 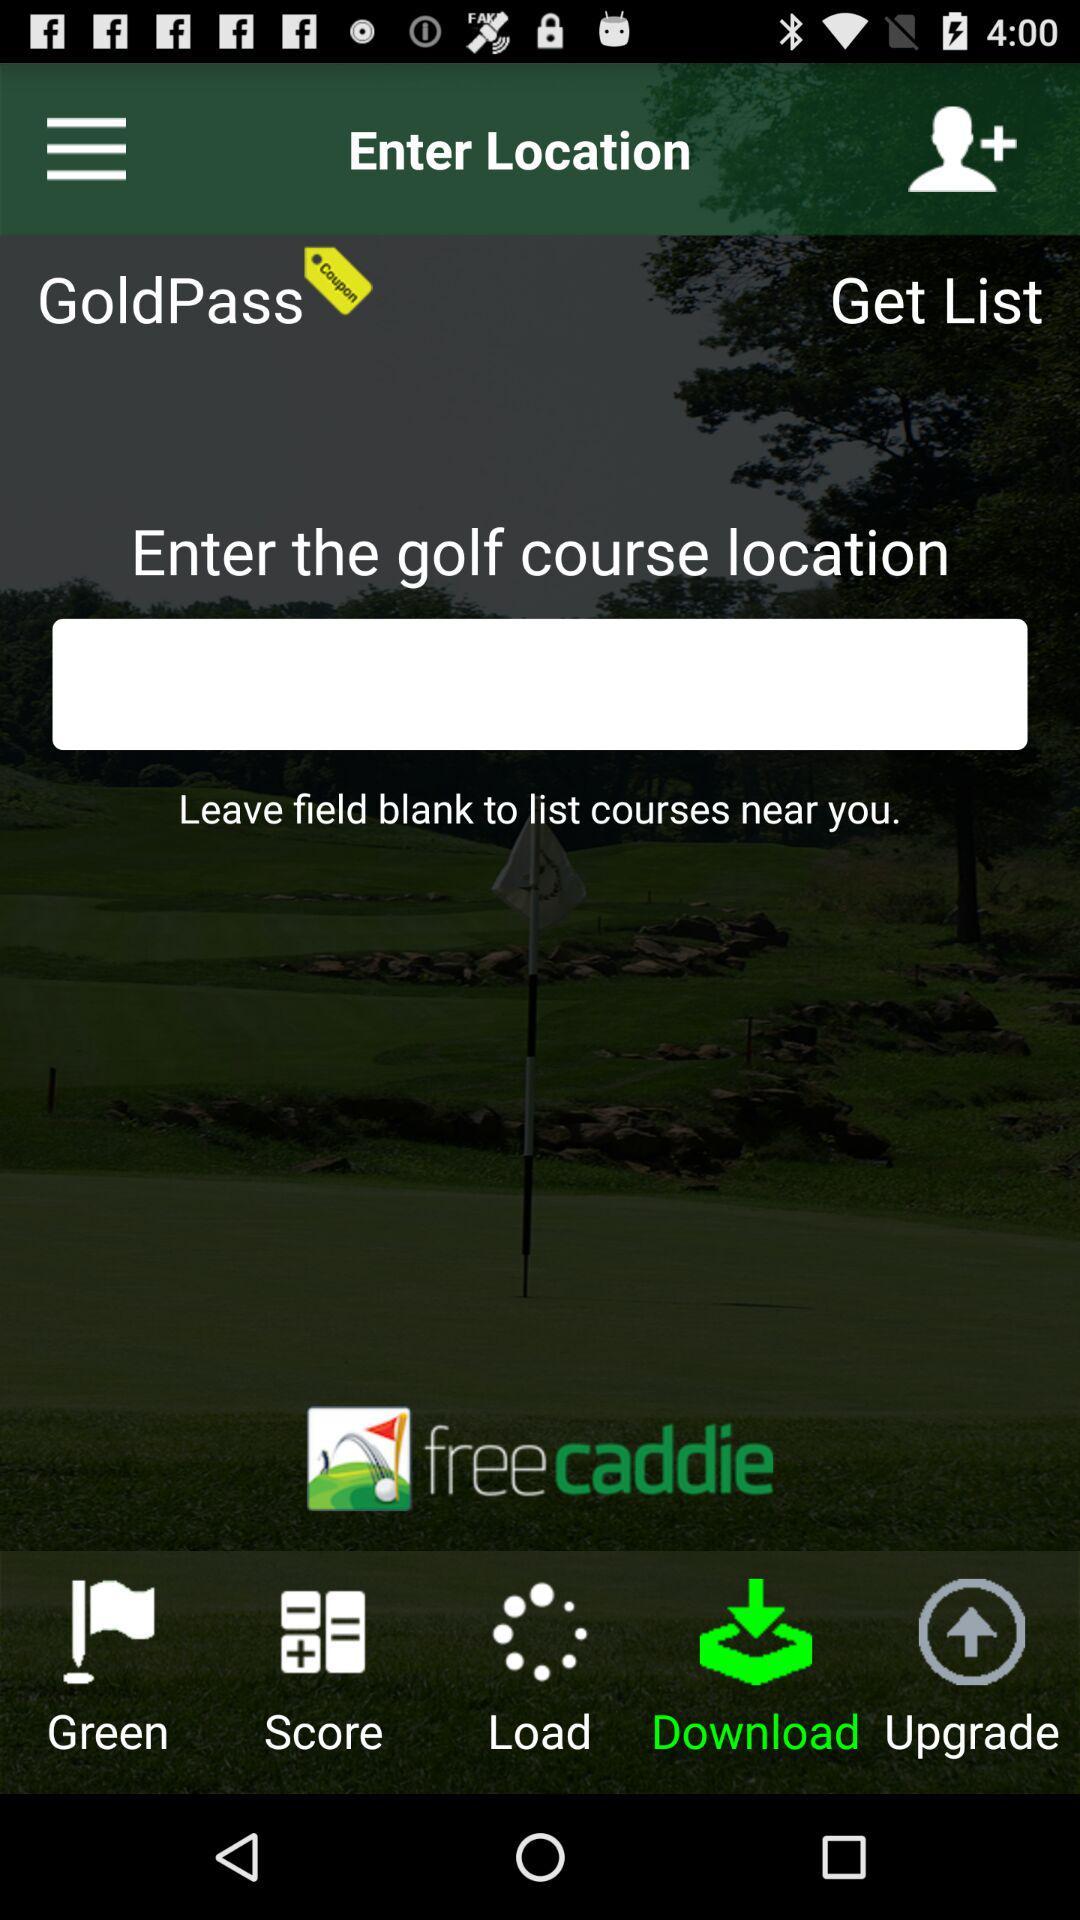 What do you see at coordinates (948, 297) in the screenshot?
I see `the get list` at bounding box center [948, 297].